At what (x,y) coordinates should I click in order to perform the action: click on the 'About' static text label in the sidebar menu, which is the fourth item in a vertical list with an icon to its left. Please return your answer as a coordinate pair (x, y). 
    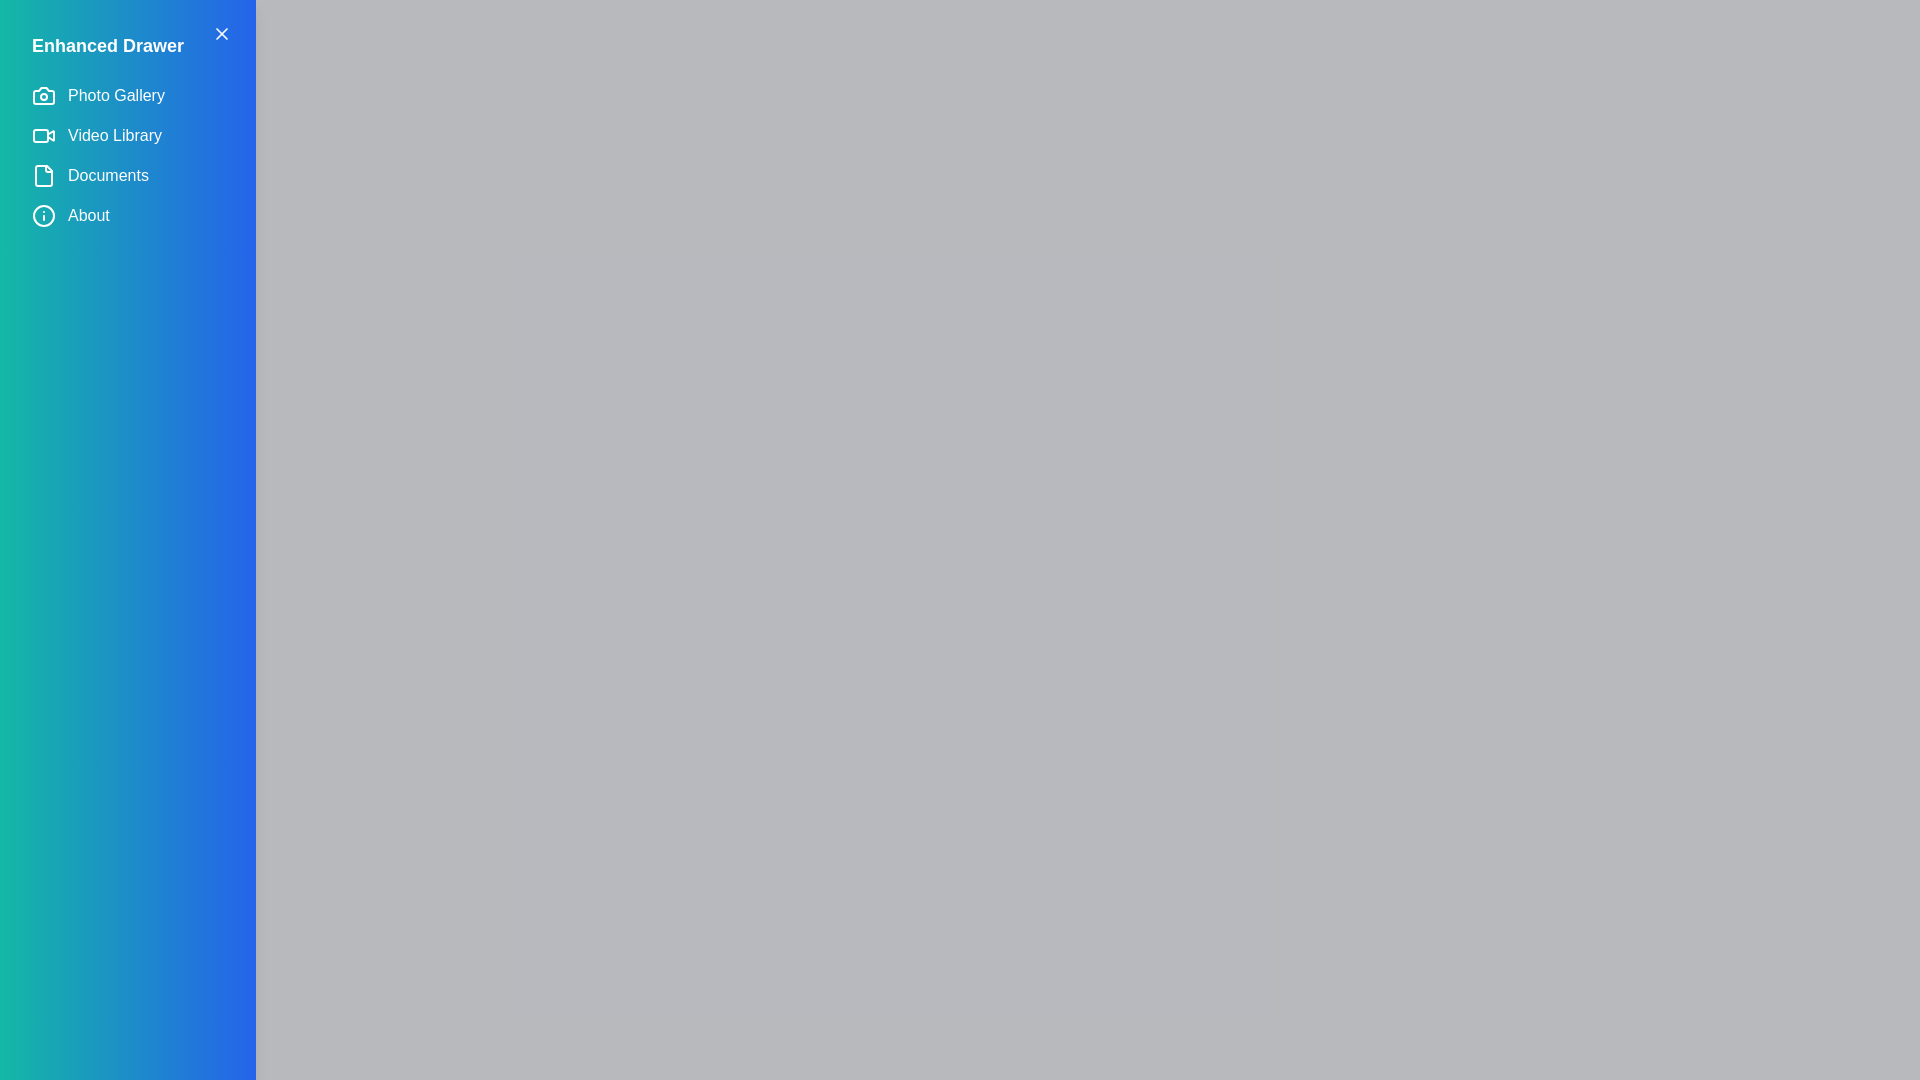
    Looking at the image, I should click on (87, 216).